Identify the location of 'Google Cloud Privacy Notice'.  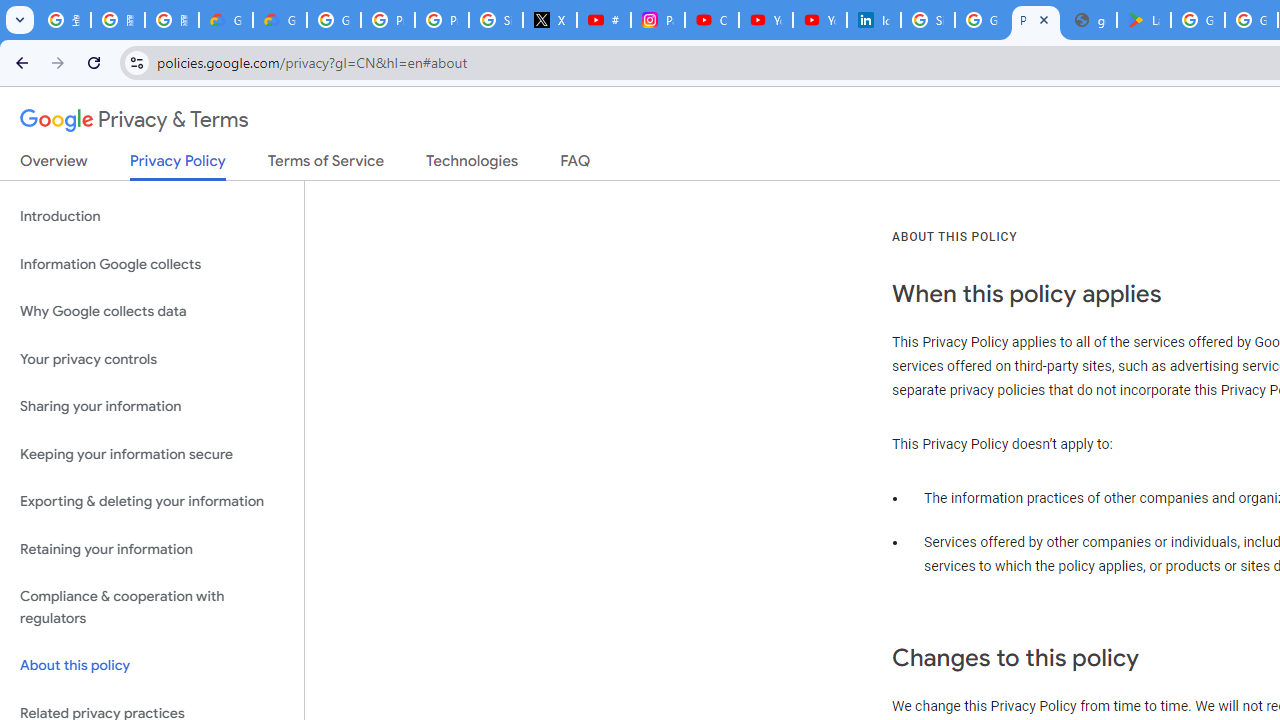
(225, 20).